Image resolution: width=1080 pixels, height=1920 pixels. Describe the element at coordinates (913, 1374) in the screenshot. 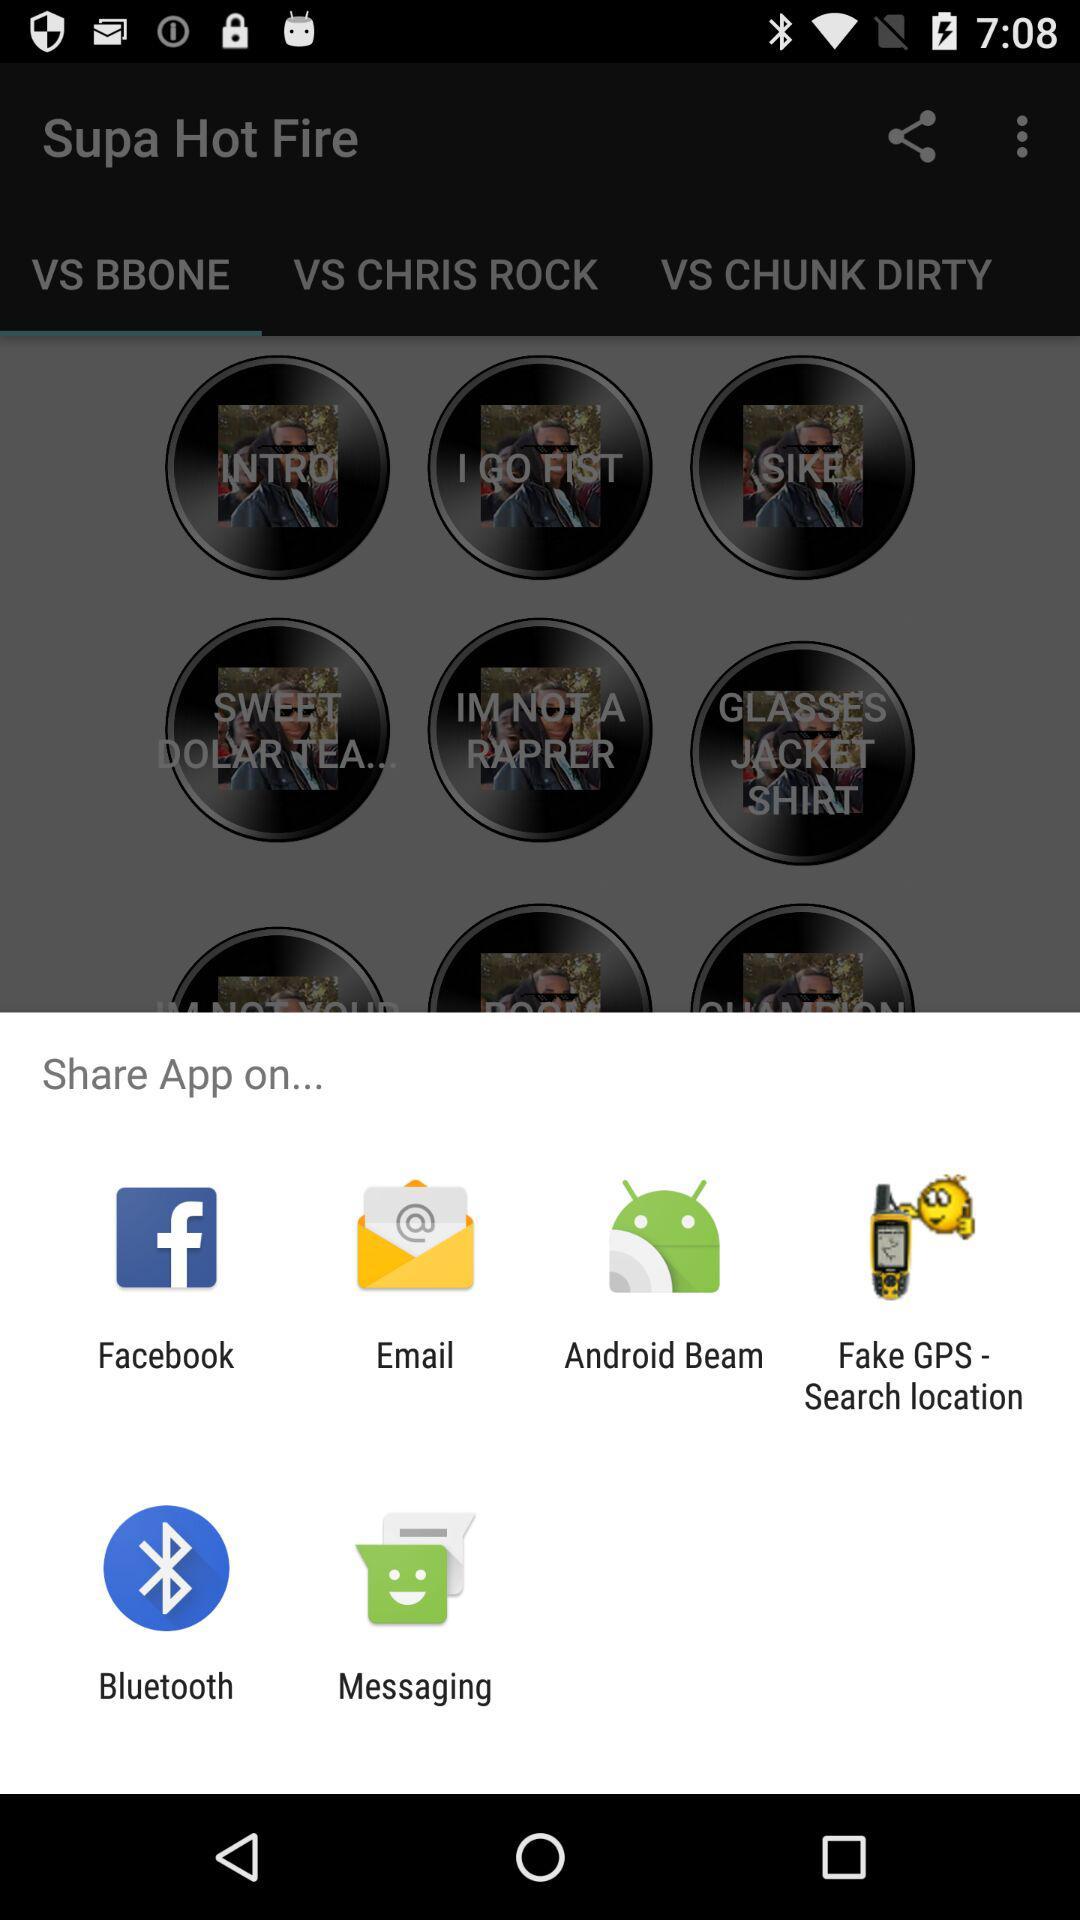

I see `icon next to android beam item` at that location.